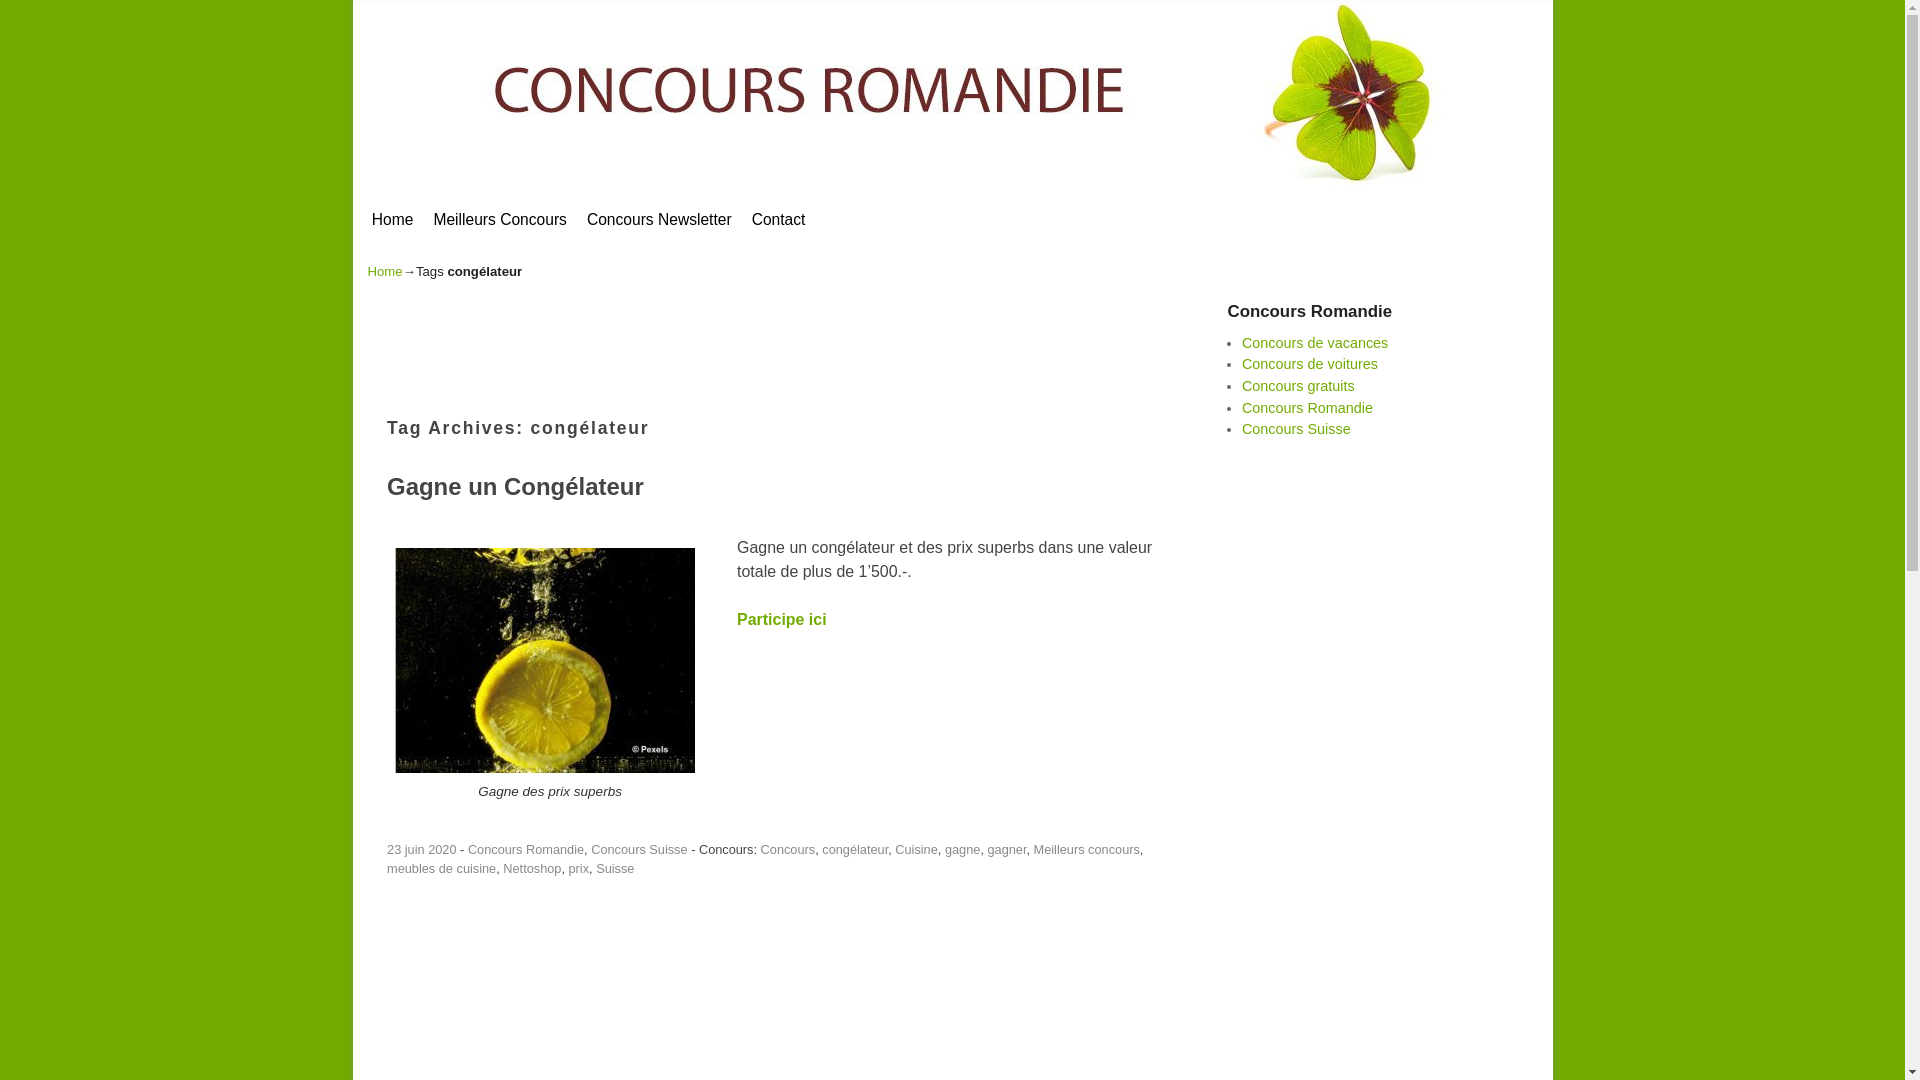 The image size is (1920, 1080). What do you see at coordinates (420, 193) in the screenshot?
I see `'Skip to secondary content'` at bounding box center [420, 193].